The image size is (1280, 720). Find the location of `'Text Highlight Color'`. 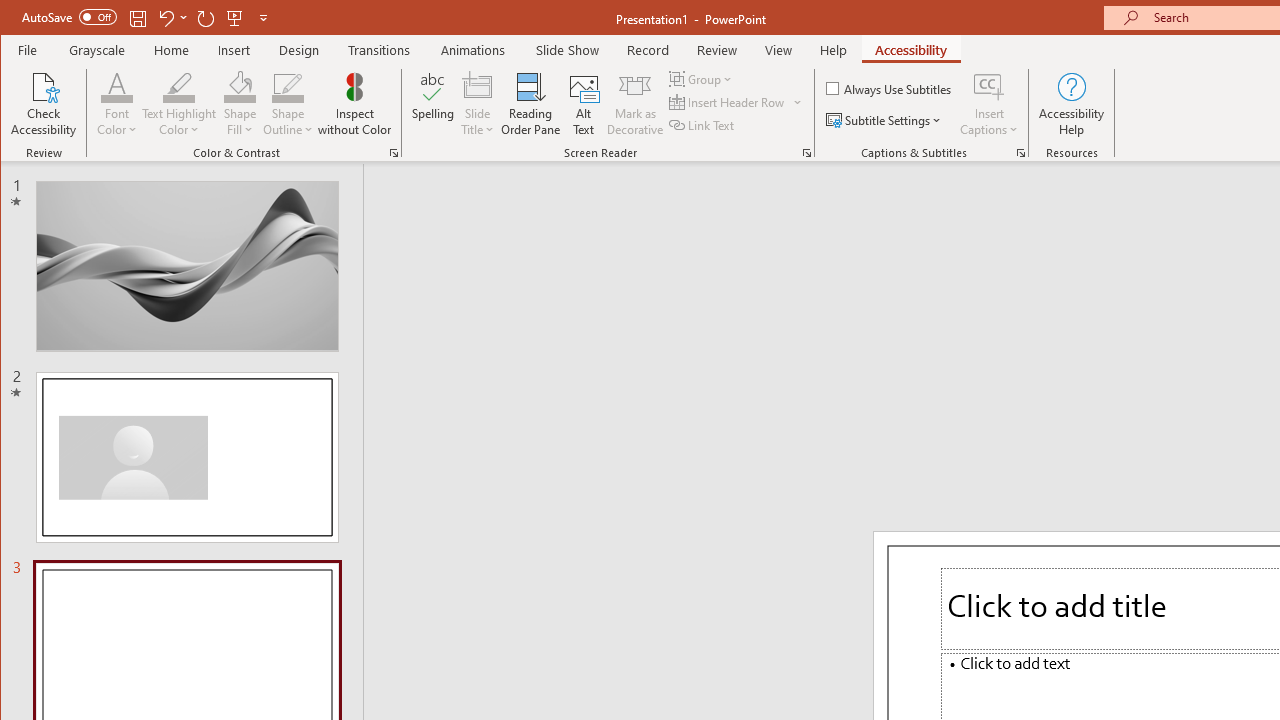

'Text Highlight Color' is located at coordinates (179, 104).